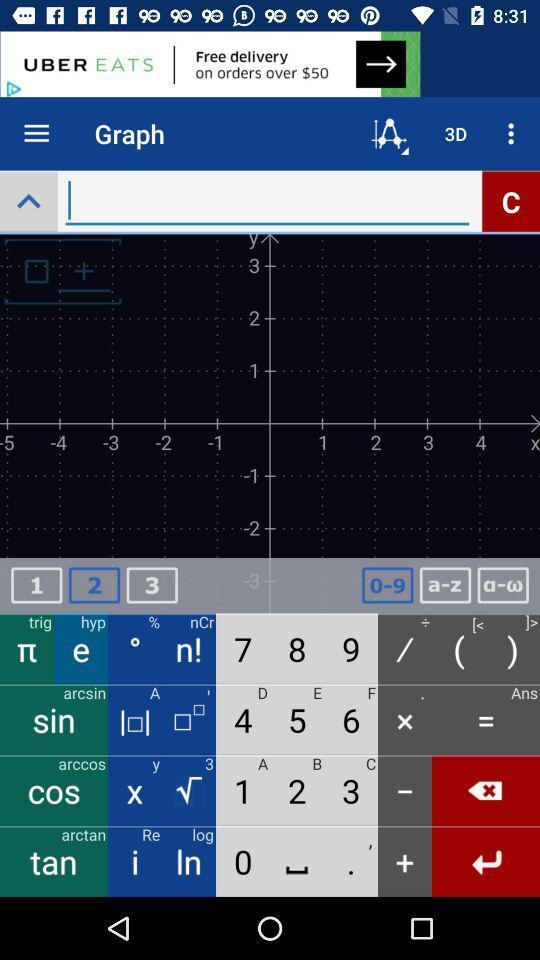 The width and height of the screenshot is (540, 960). Describe the element at coordinates (267, 201) in the screenshot. I see `typing option` at that location.